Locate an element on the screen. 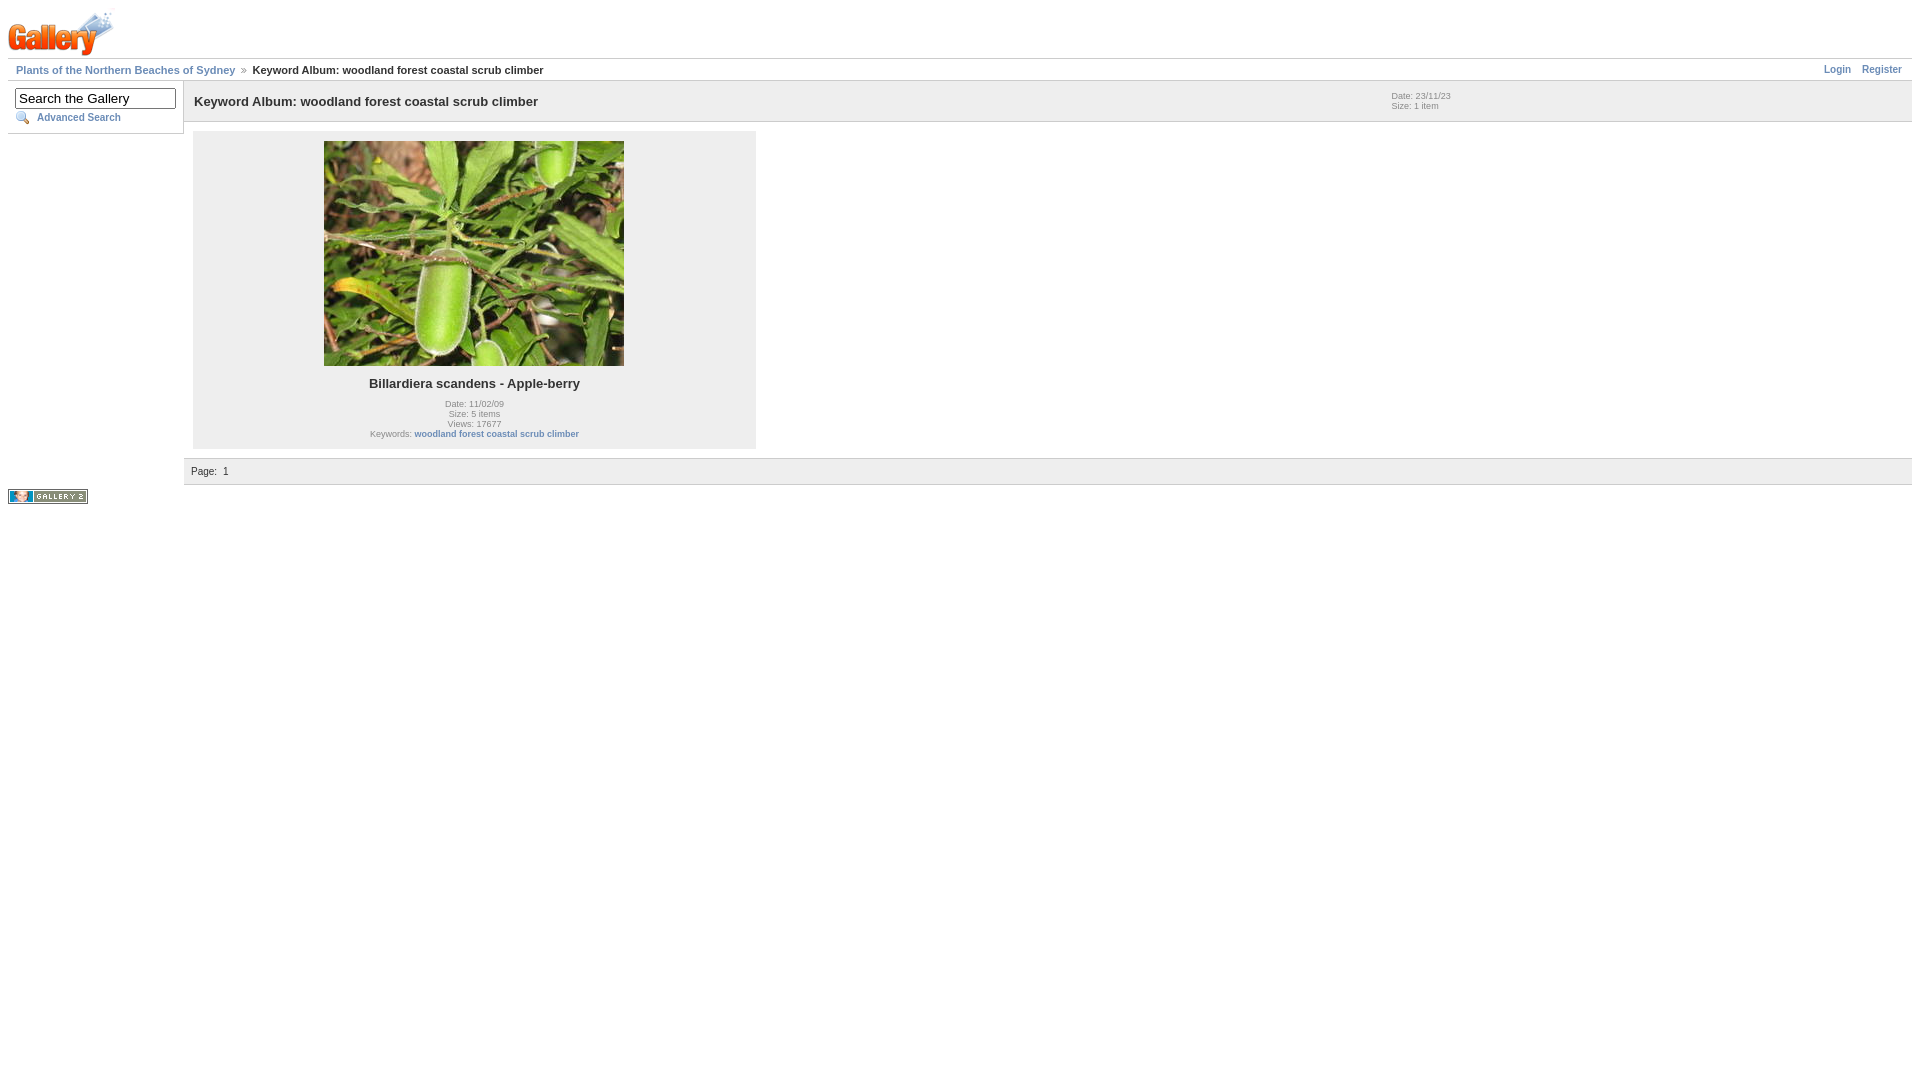  'Register' is located at coordinates (1880, 68).